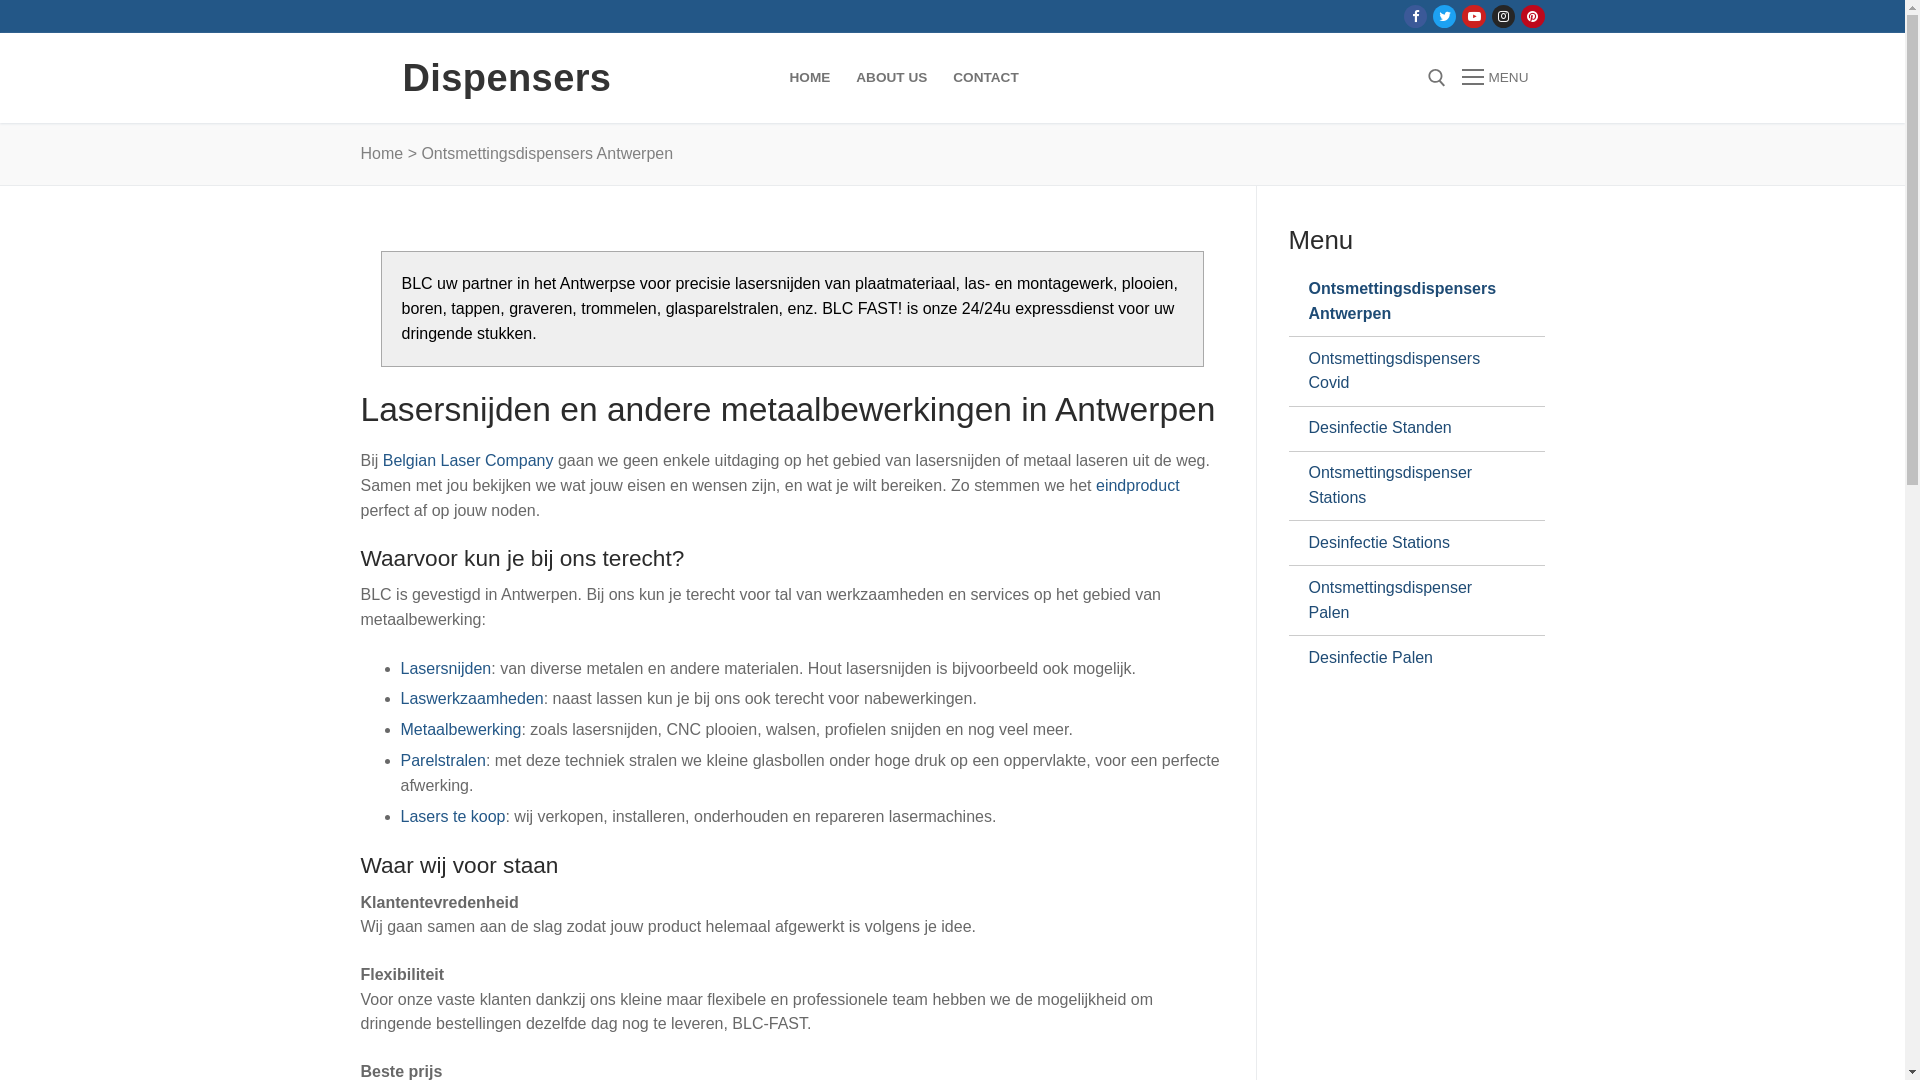 The image size is (1920, 1080). I want to click on 'Ontsmettingsdispensers Covid', so click(1406, 371).